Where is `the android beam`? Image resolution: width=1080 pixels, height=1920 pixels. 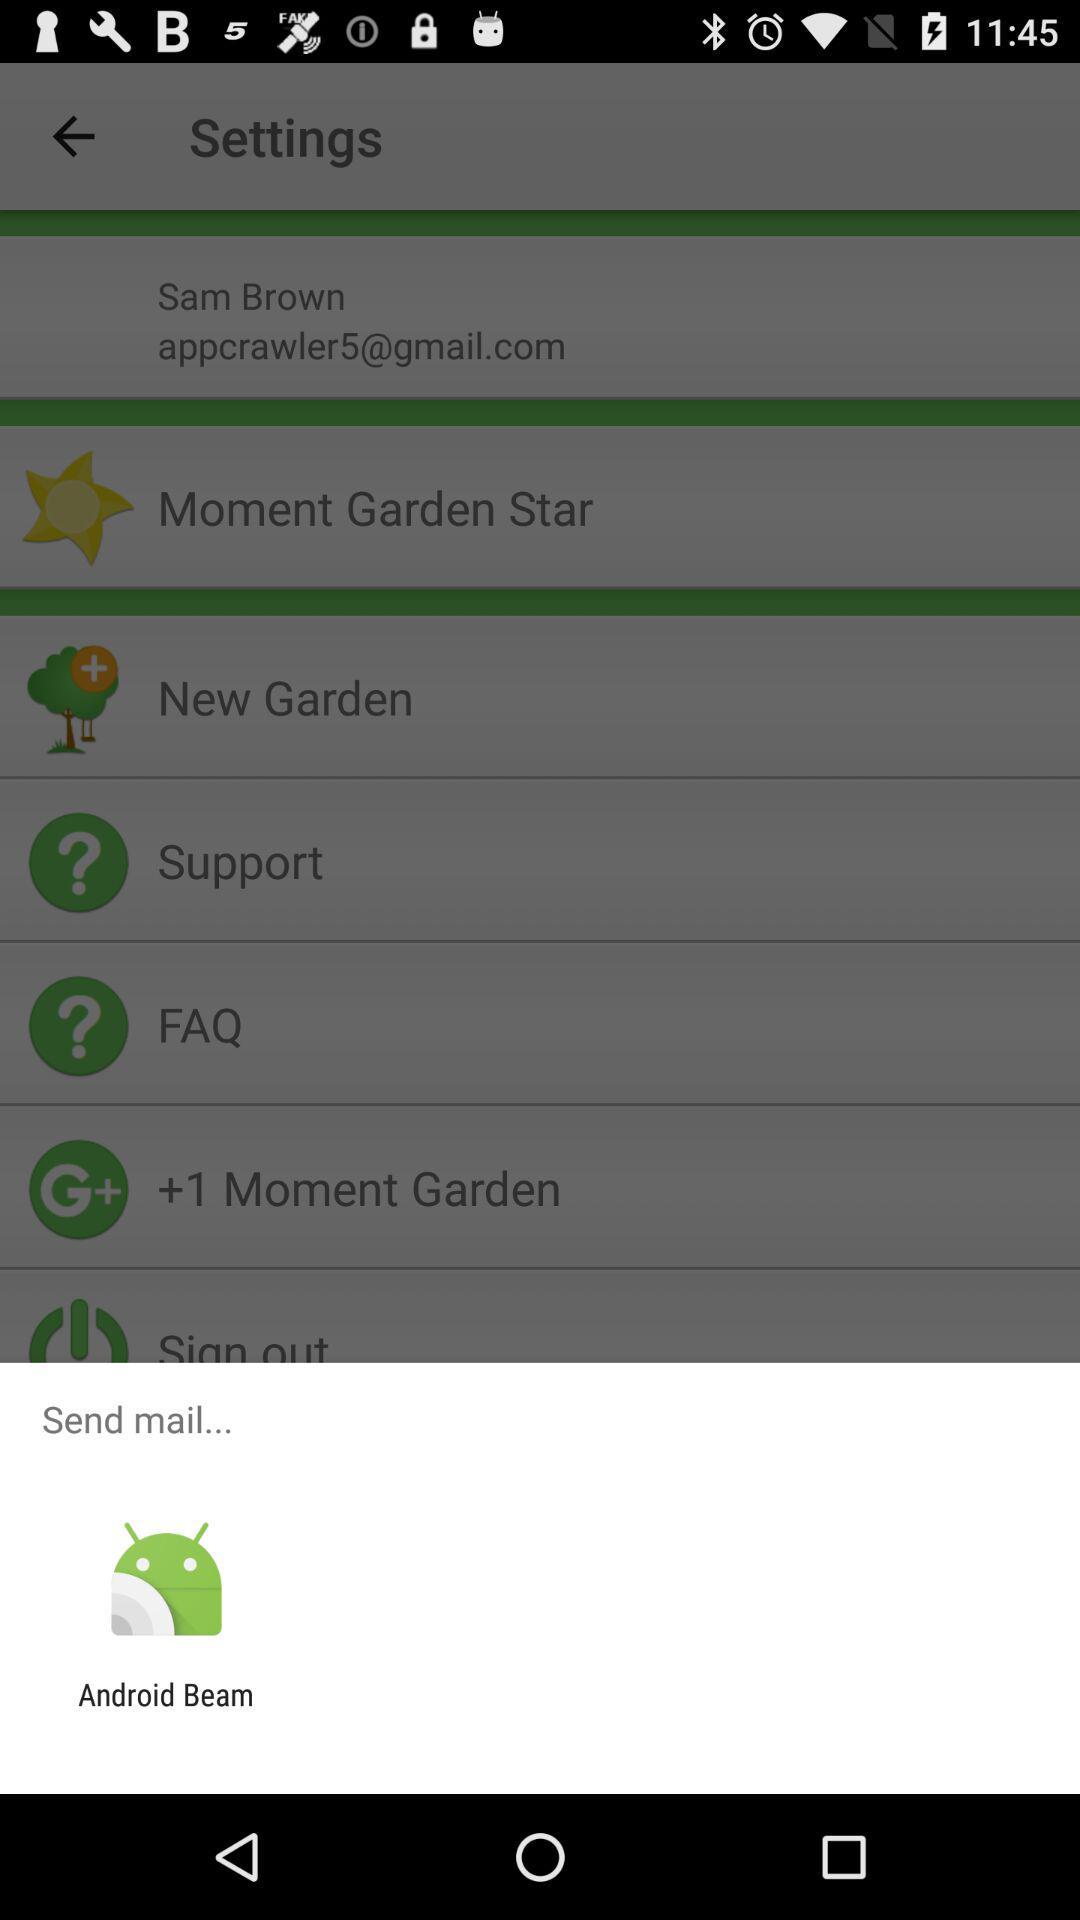 the android beam is located at coordinates (165, 1711).